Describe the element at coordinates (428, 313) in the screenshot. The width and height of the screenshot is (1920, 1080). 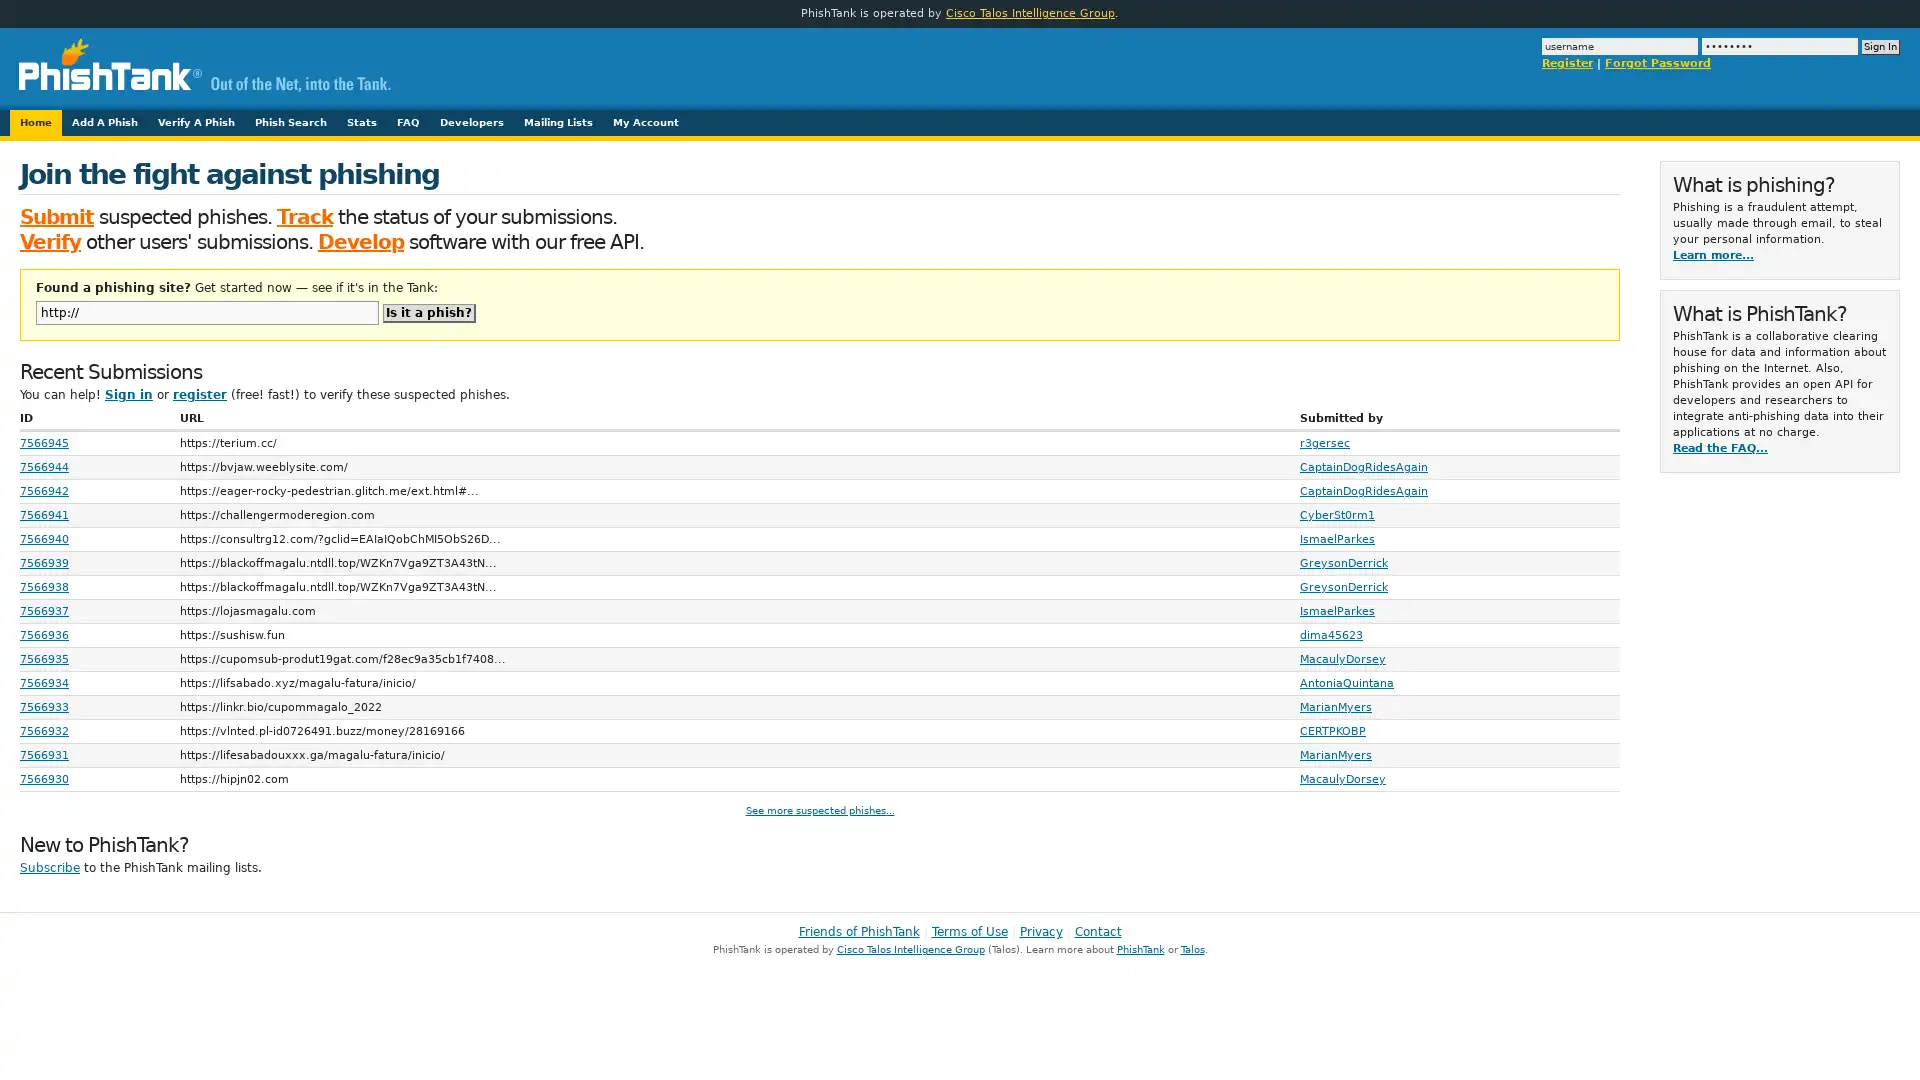
I see `Is it a phish?` at that location.